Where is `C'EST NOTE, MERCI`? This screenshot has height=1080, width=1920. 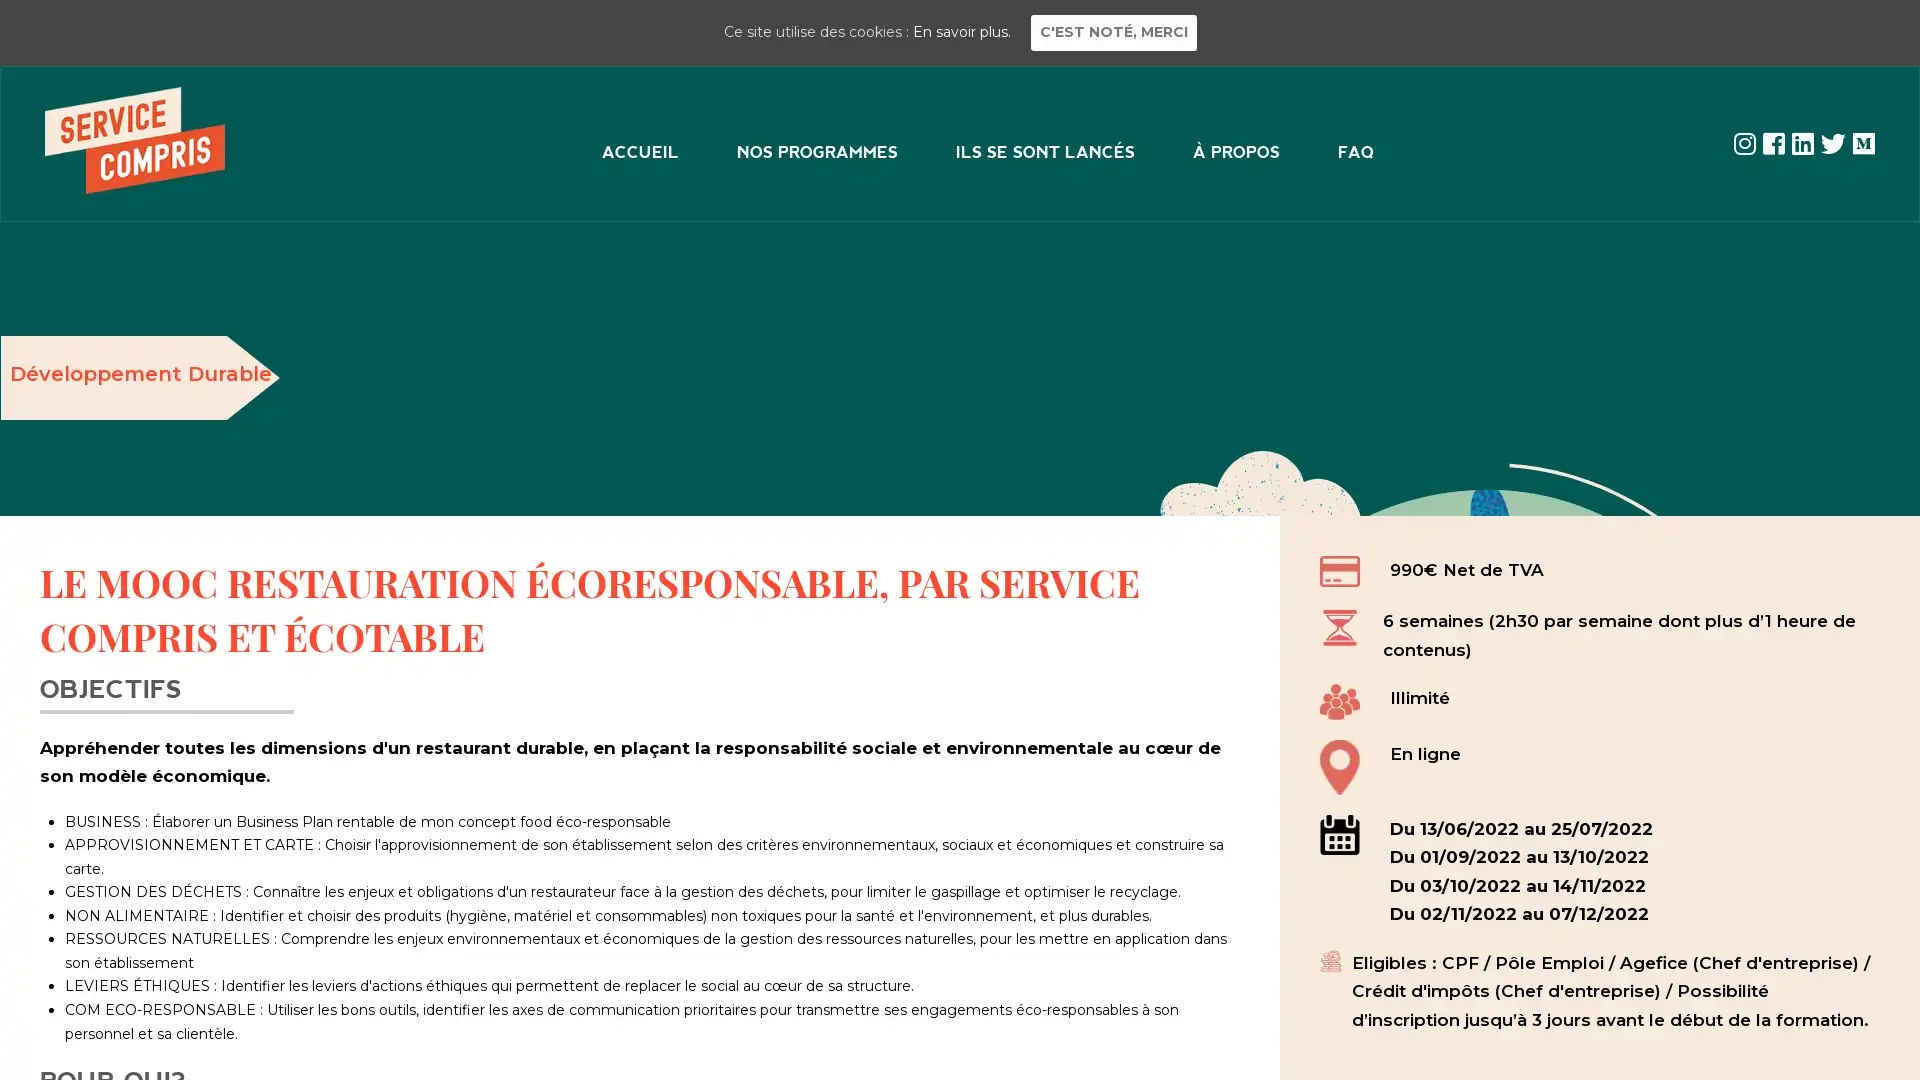
C'EST NOTE, MERCI is located at coordinates (1112, 32).